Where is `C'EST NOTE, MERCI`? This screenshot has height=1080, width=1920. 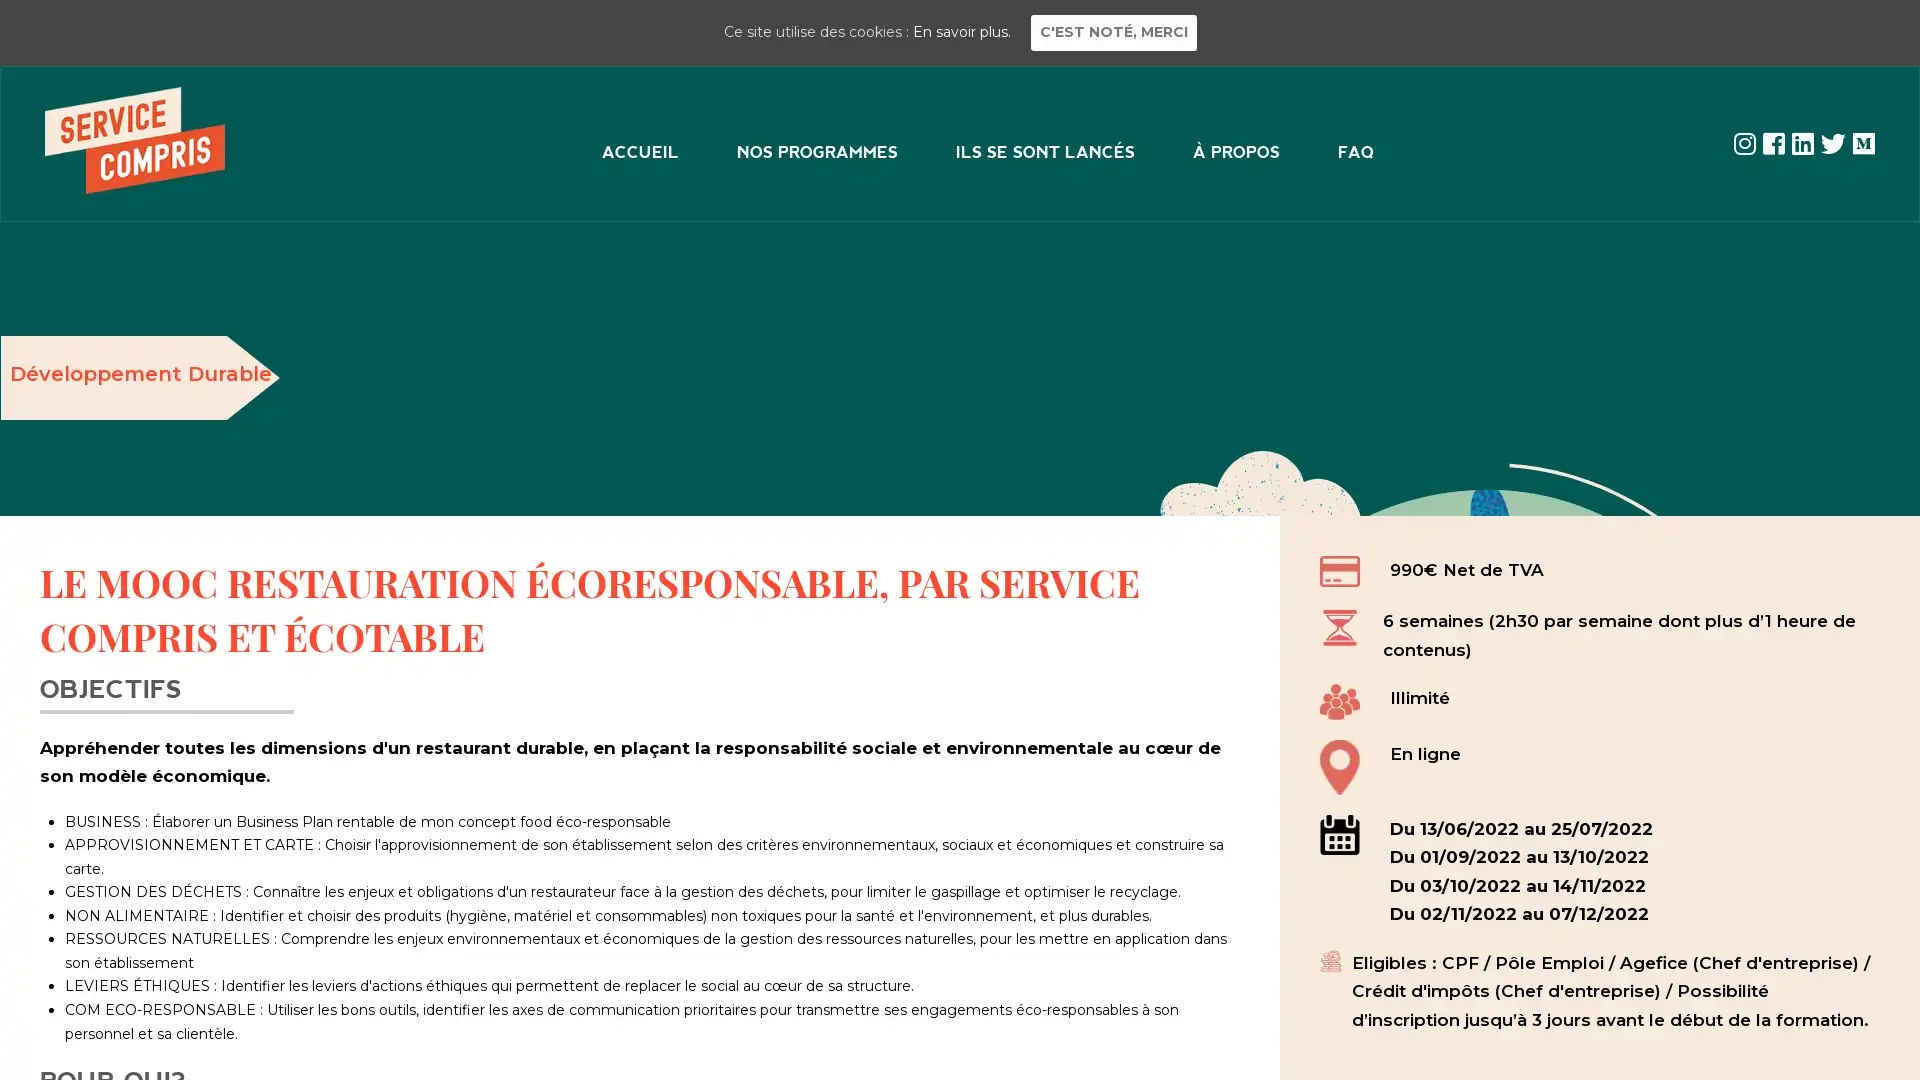
C'EST NOTE, MERCI is located at coordinates (1112, 32).